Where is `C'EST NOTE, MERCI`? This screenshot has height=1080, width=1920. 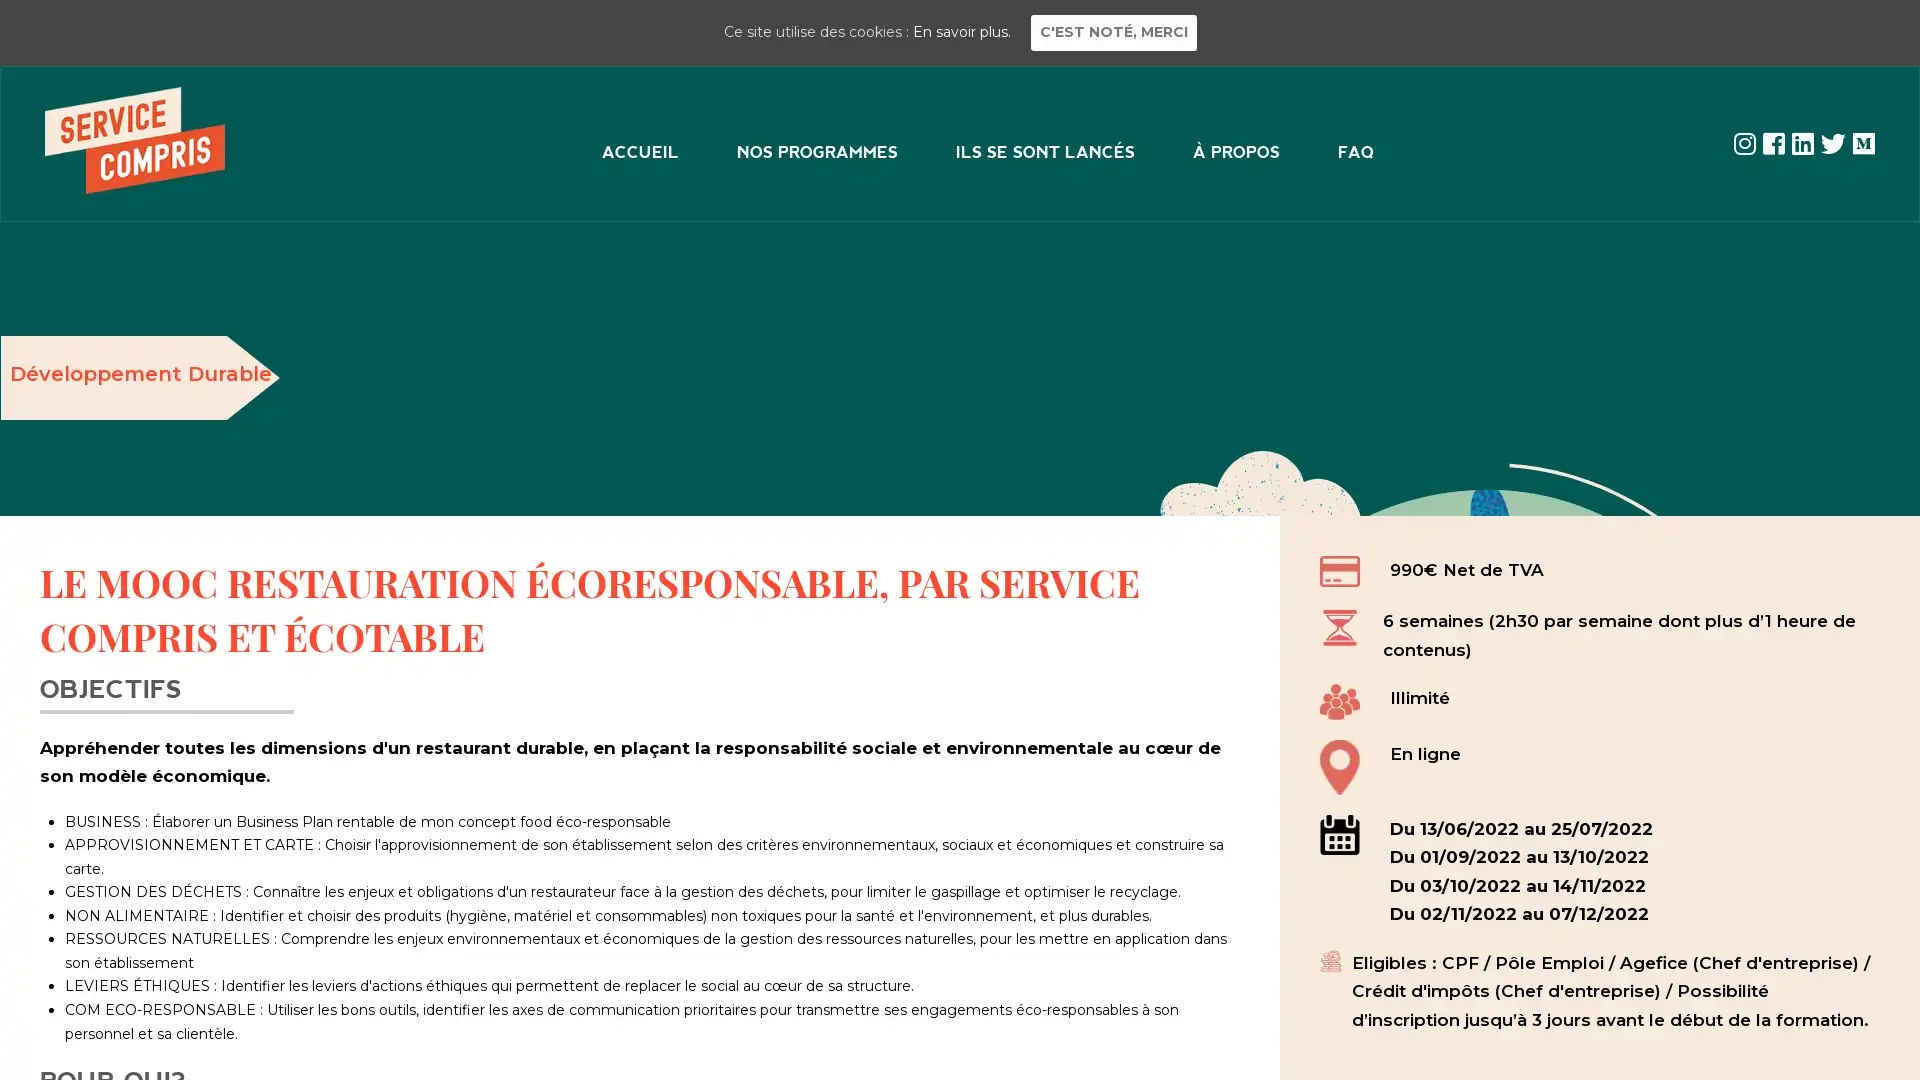
C'EST NOTE, MERCI is located at coordinates (1112, 32).